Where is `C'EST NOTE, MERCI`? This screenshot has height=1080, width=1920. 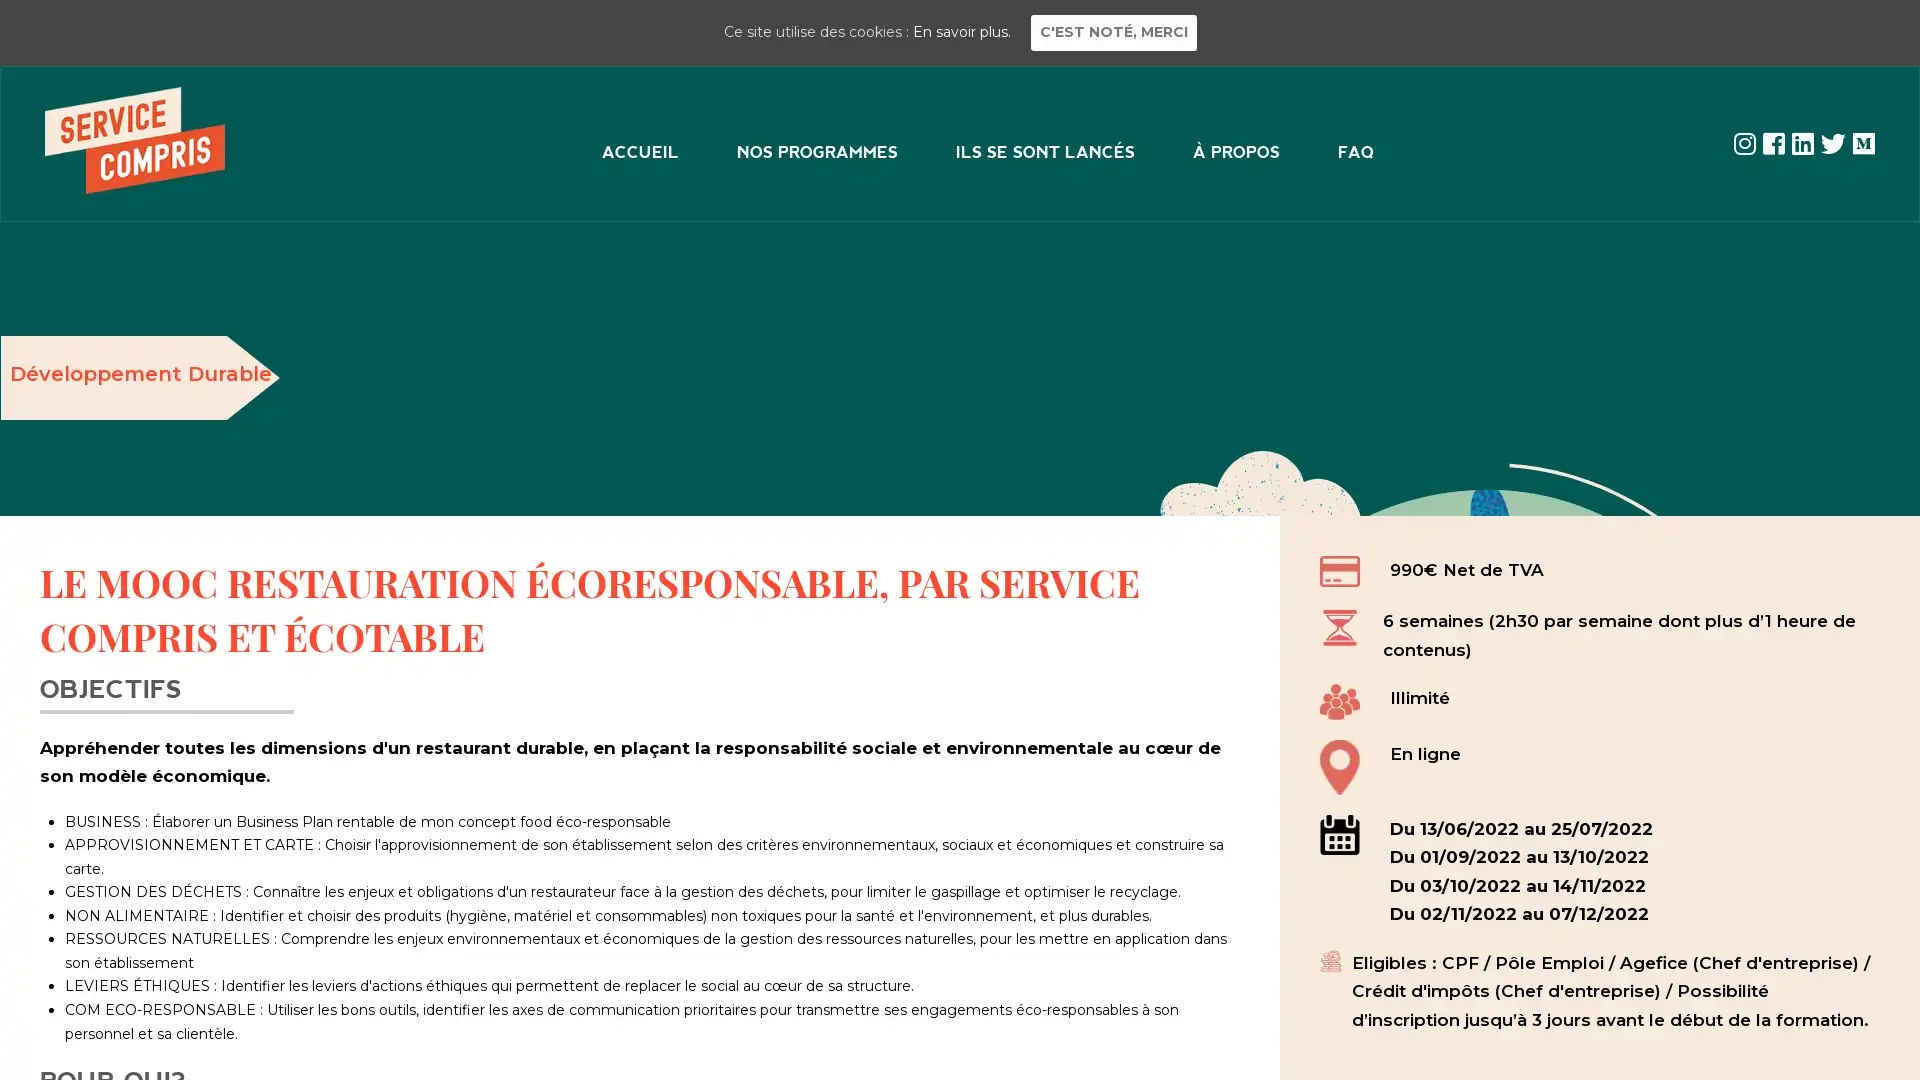
C'EST NOTE, MERCI is located at coordinates (1112, 32).